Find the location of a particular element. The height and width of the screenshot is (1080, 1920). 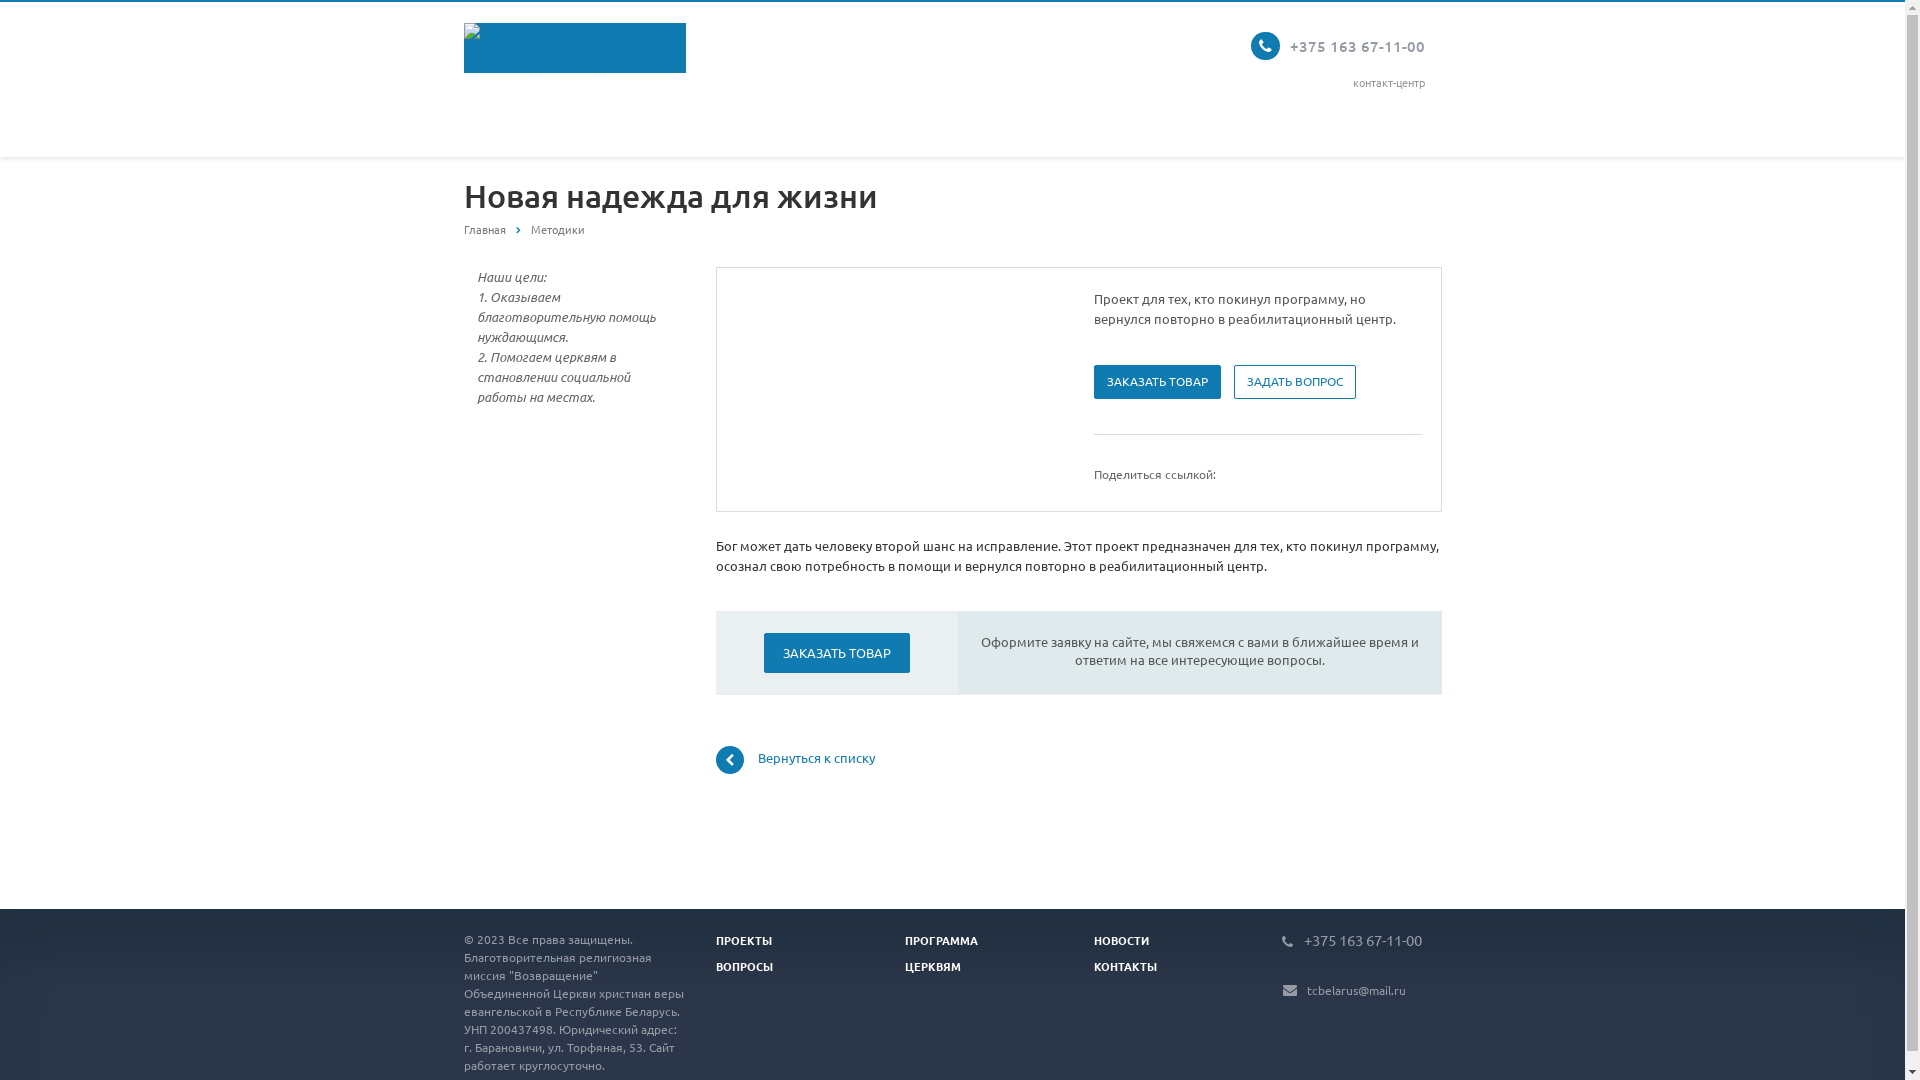

'+375 163 67-11-00' is located at coordinates (1304, 938).